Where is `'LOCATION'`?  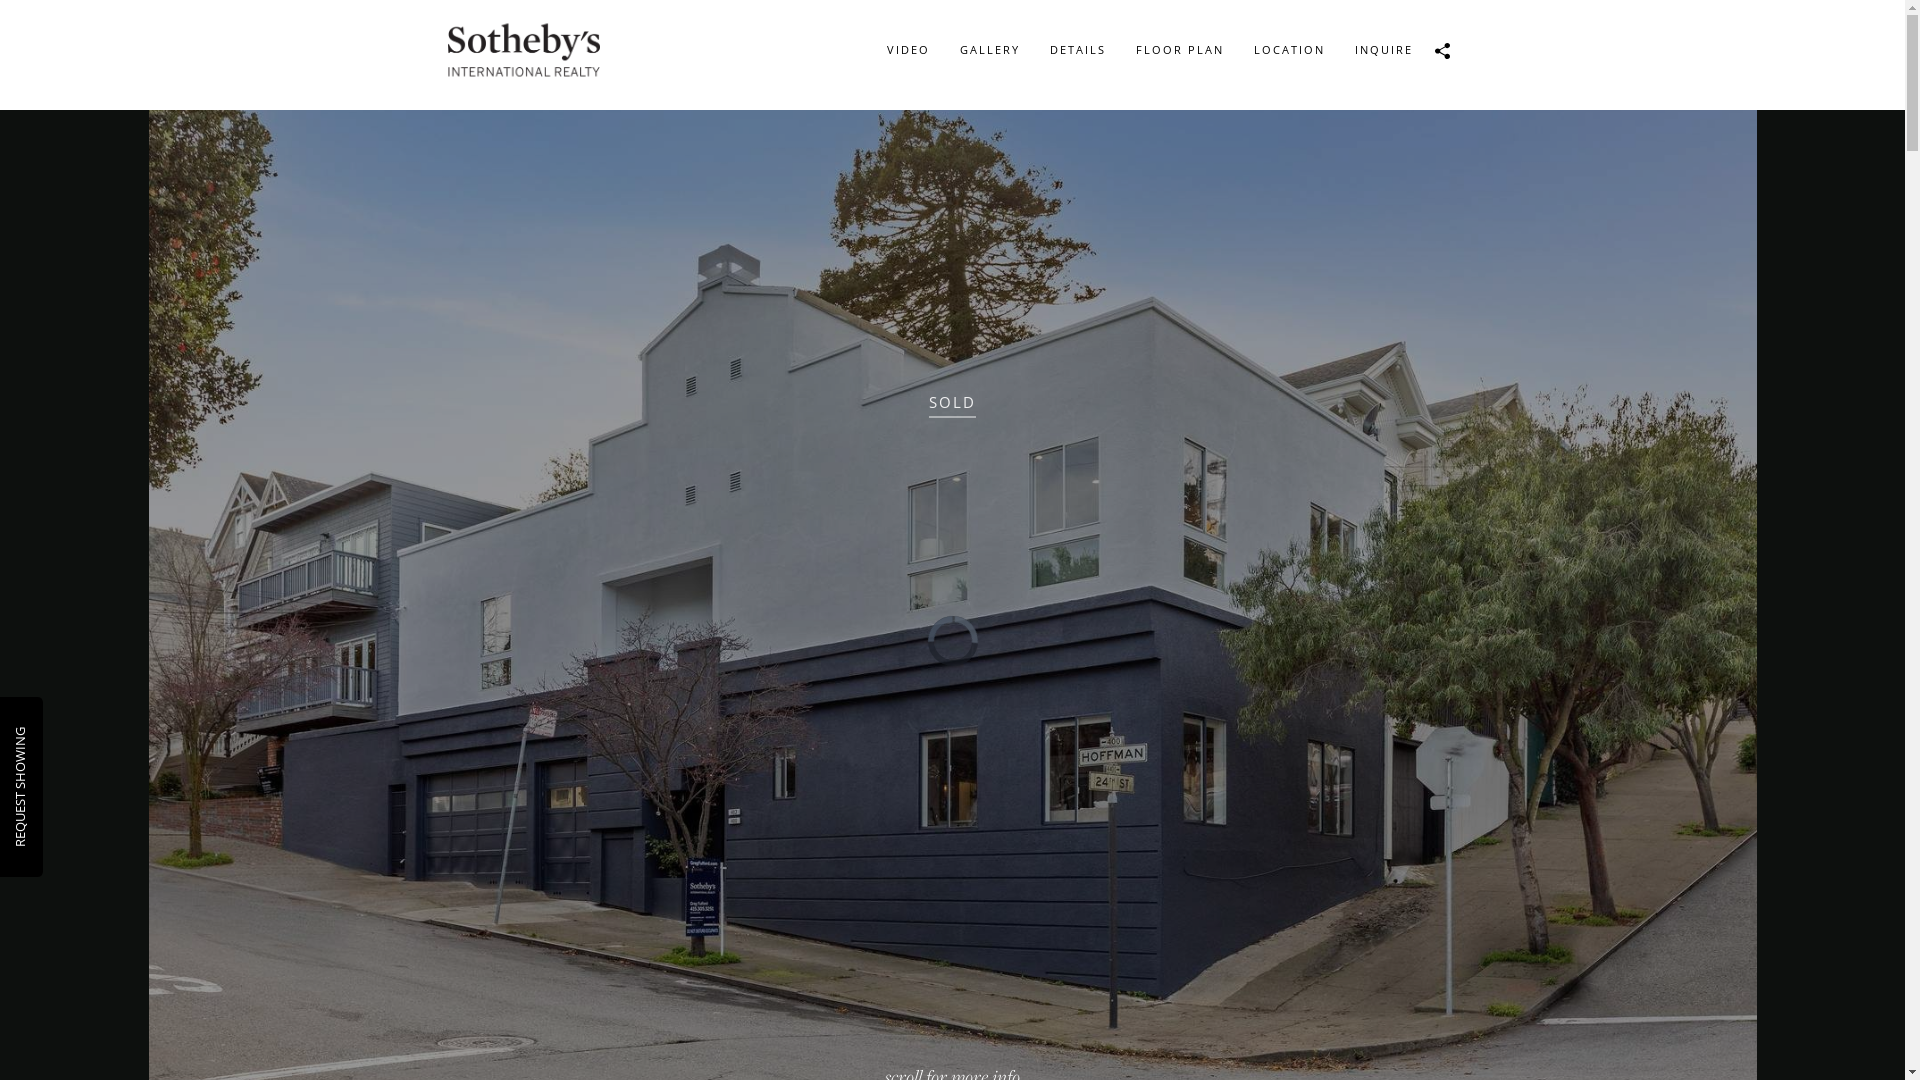 'LOCATION' is located at coordinates (1288, 49).